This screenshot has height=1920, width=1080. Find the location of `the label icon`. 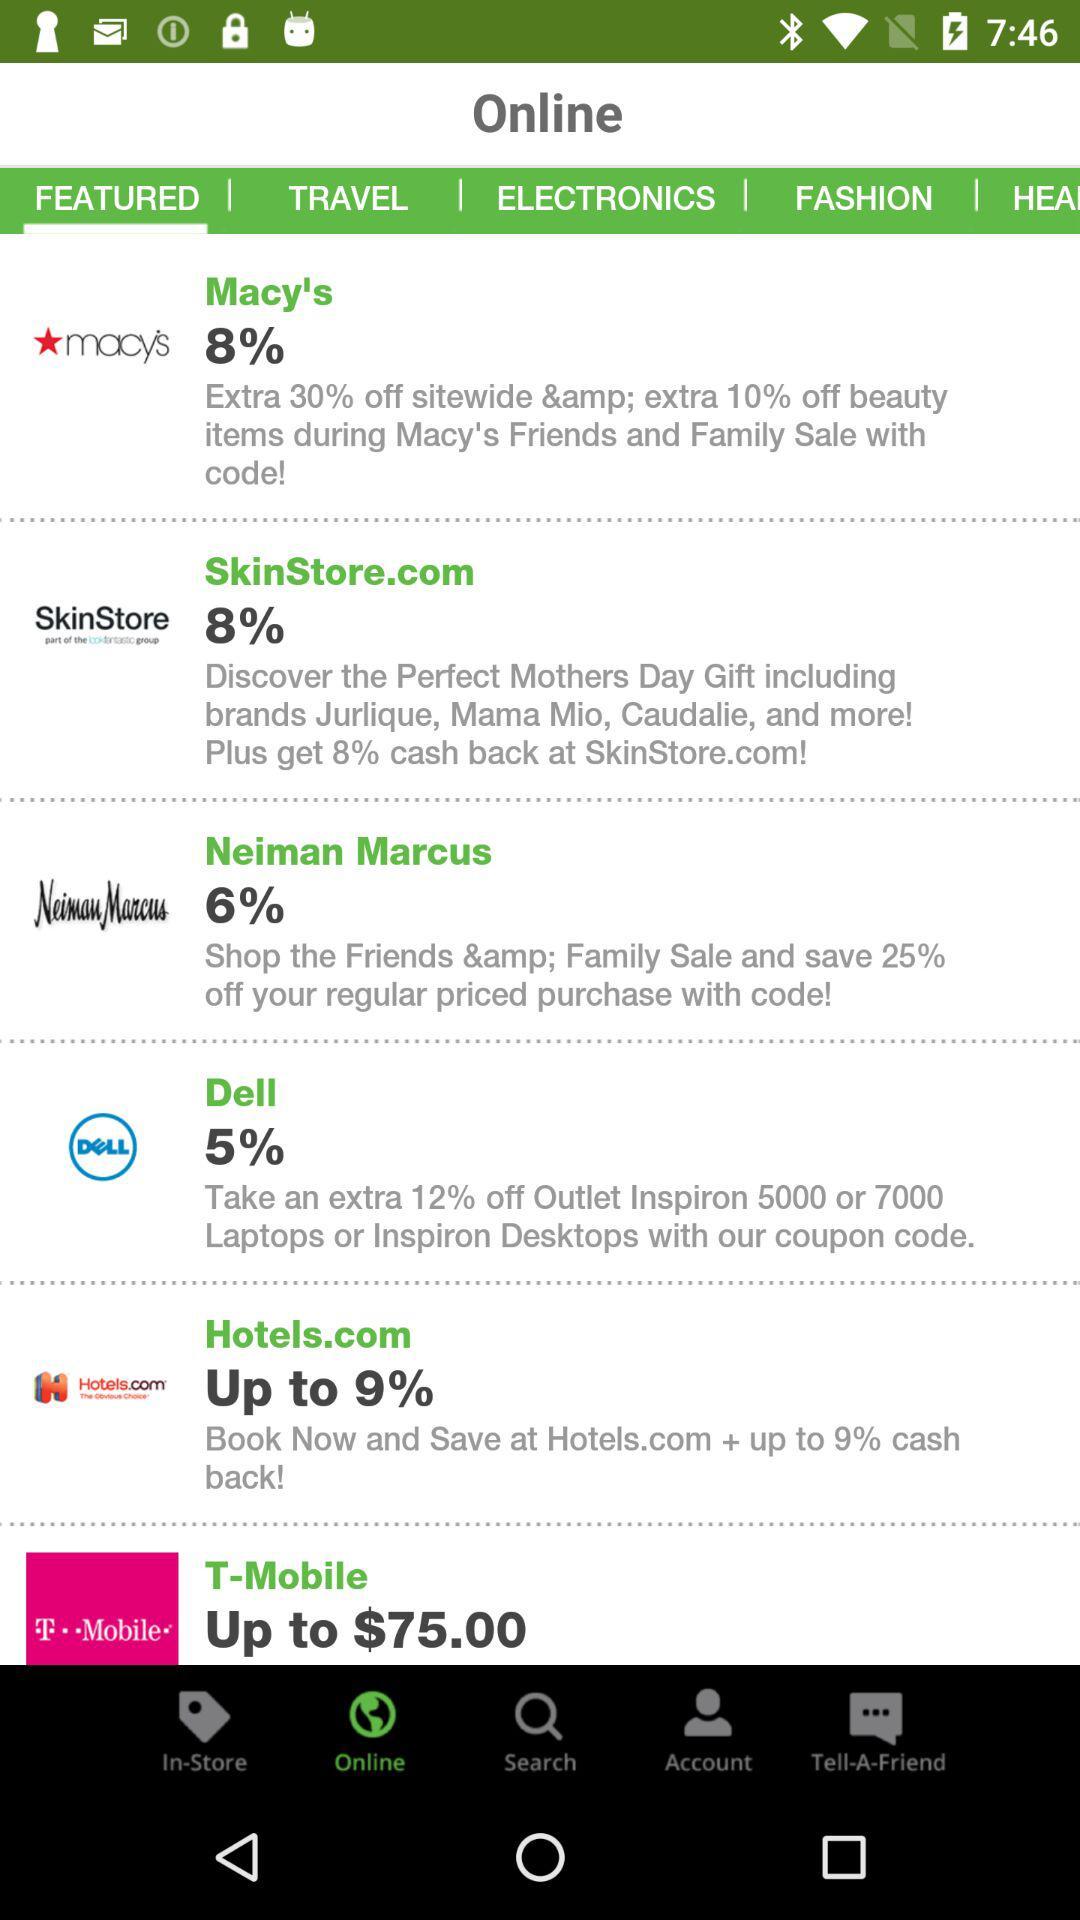

the label icon is located at coordinates (204, 1728).